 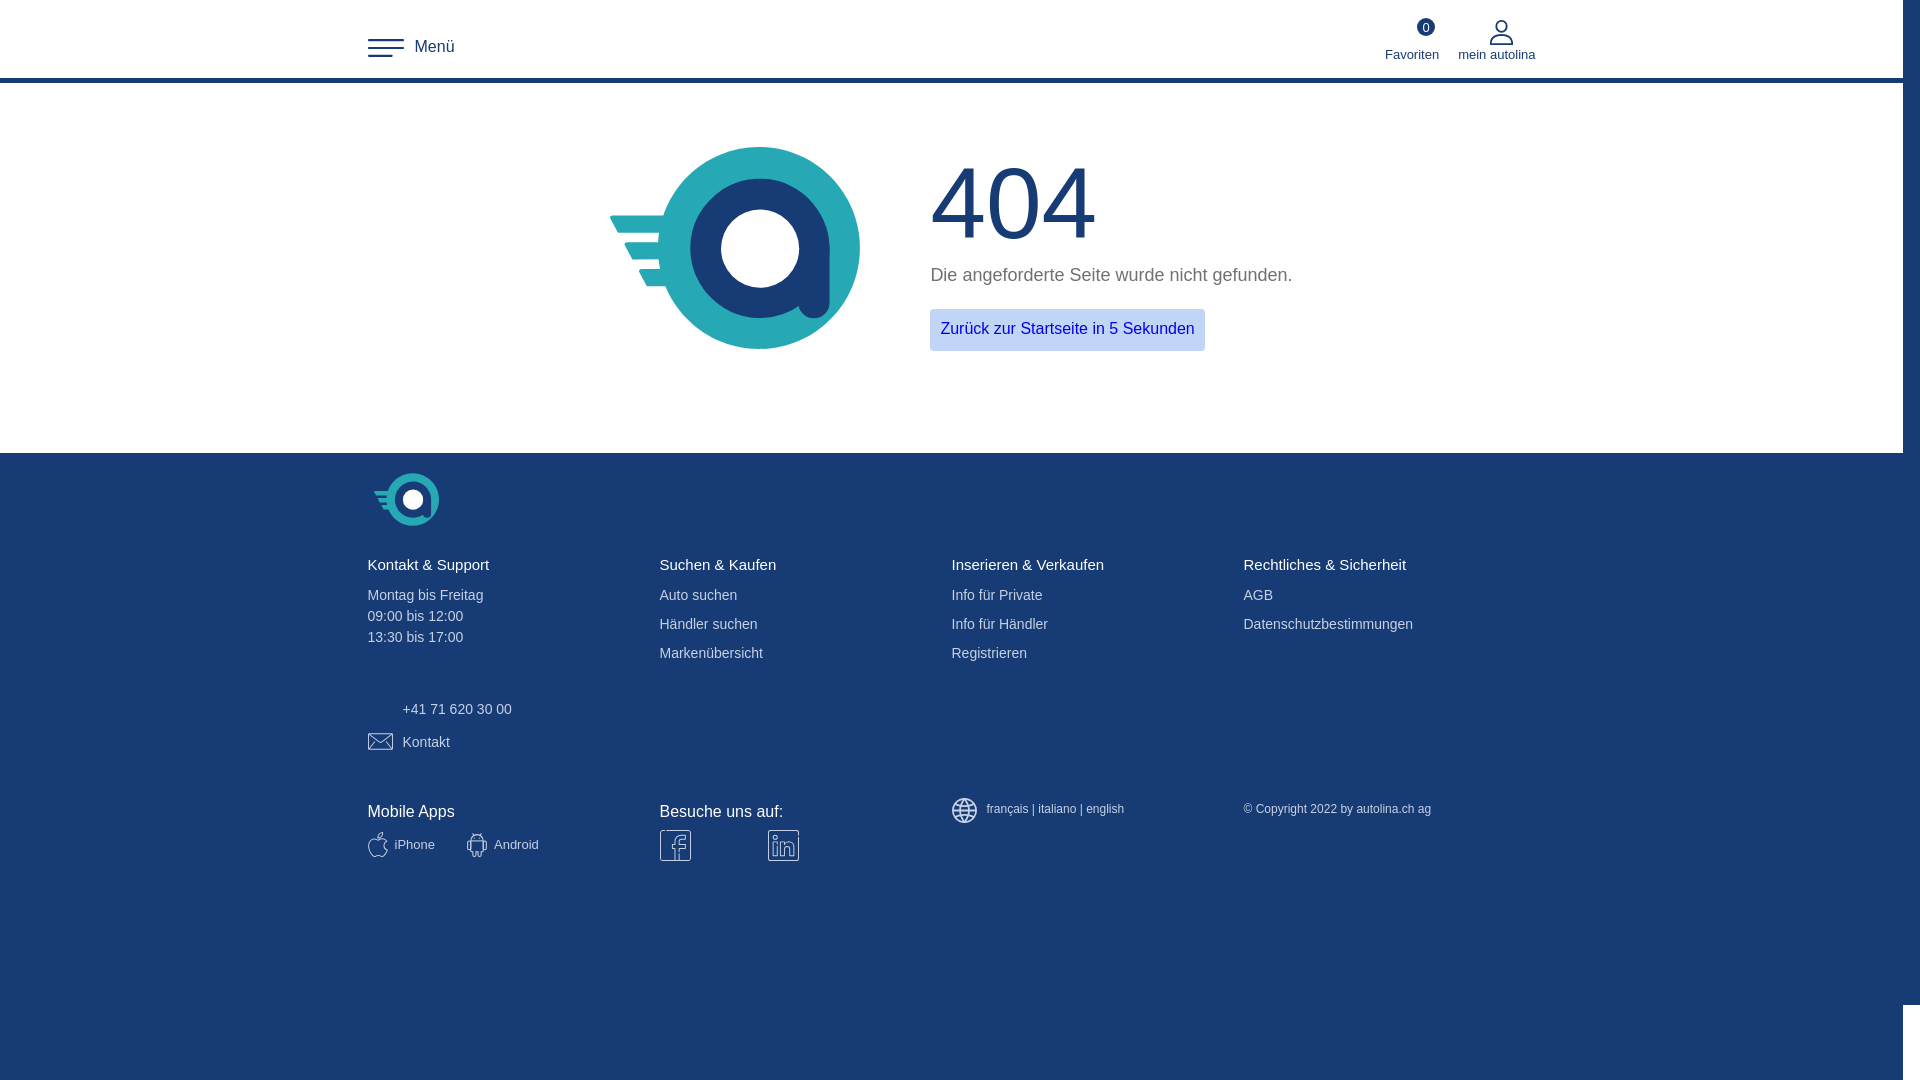 I want to click on 'AGB', so click(x=1237, y=593).